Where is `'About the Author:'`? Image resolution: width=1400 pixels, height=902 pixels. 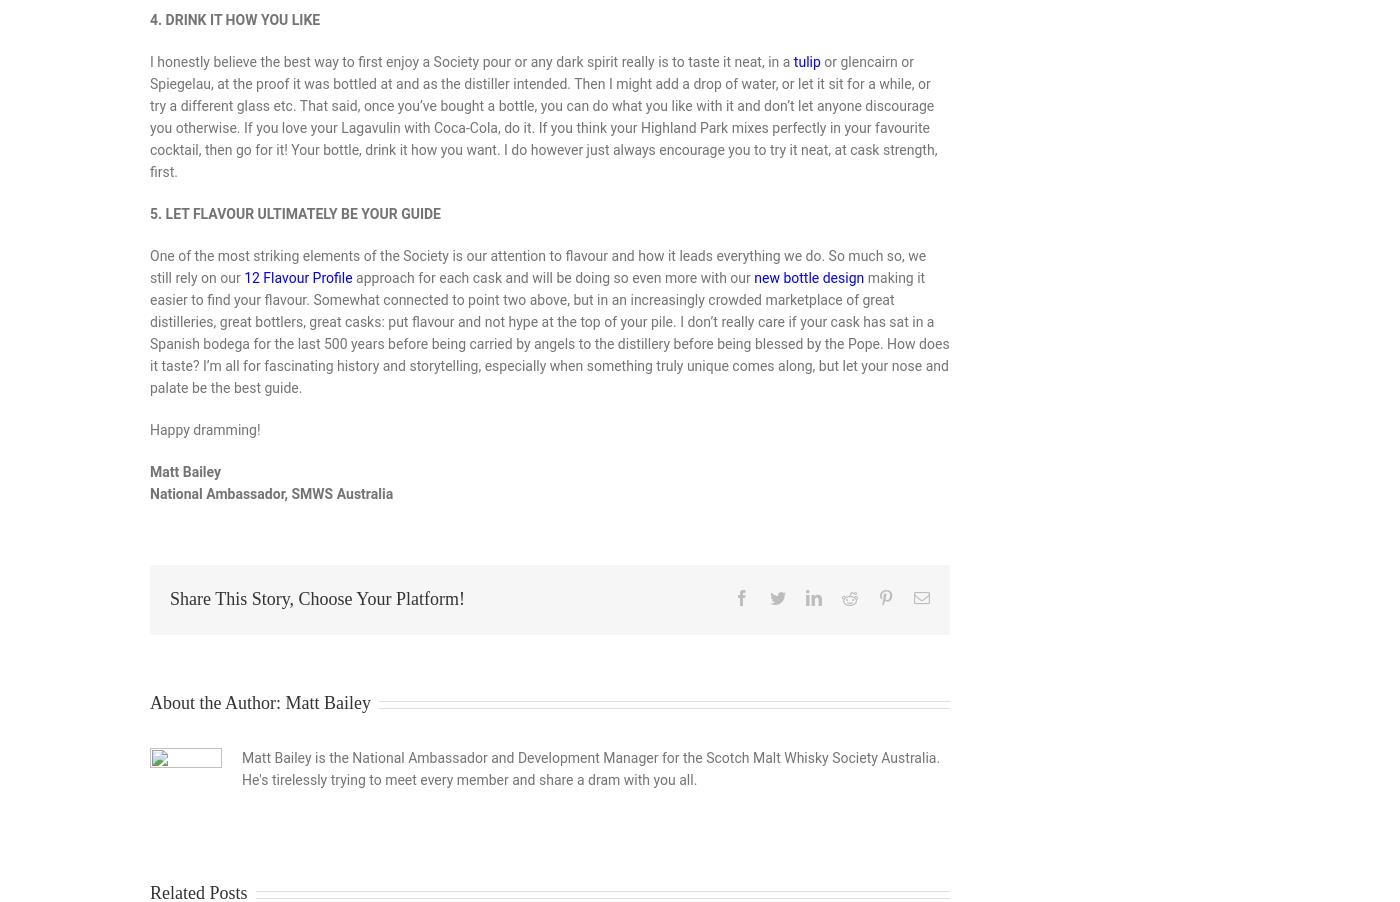 'About the Author:' is located at coordinates (217, 703).